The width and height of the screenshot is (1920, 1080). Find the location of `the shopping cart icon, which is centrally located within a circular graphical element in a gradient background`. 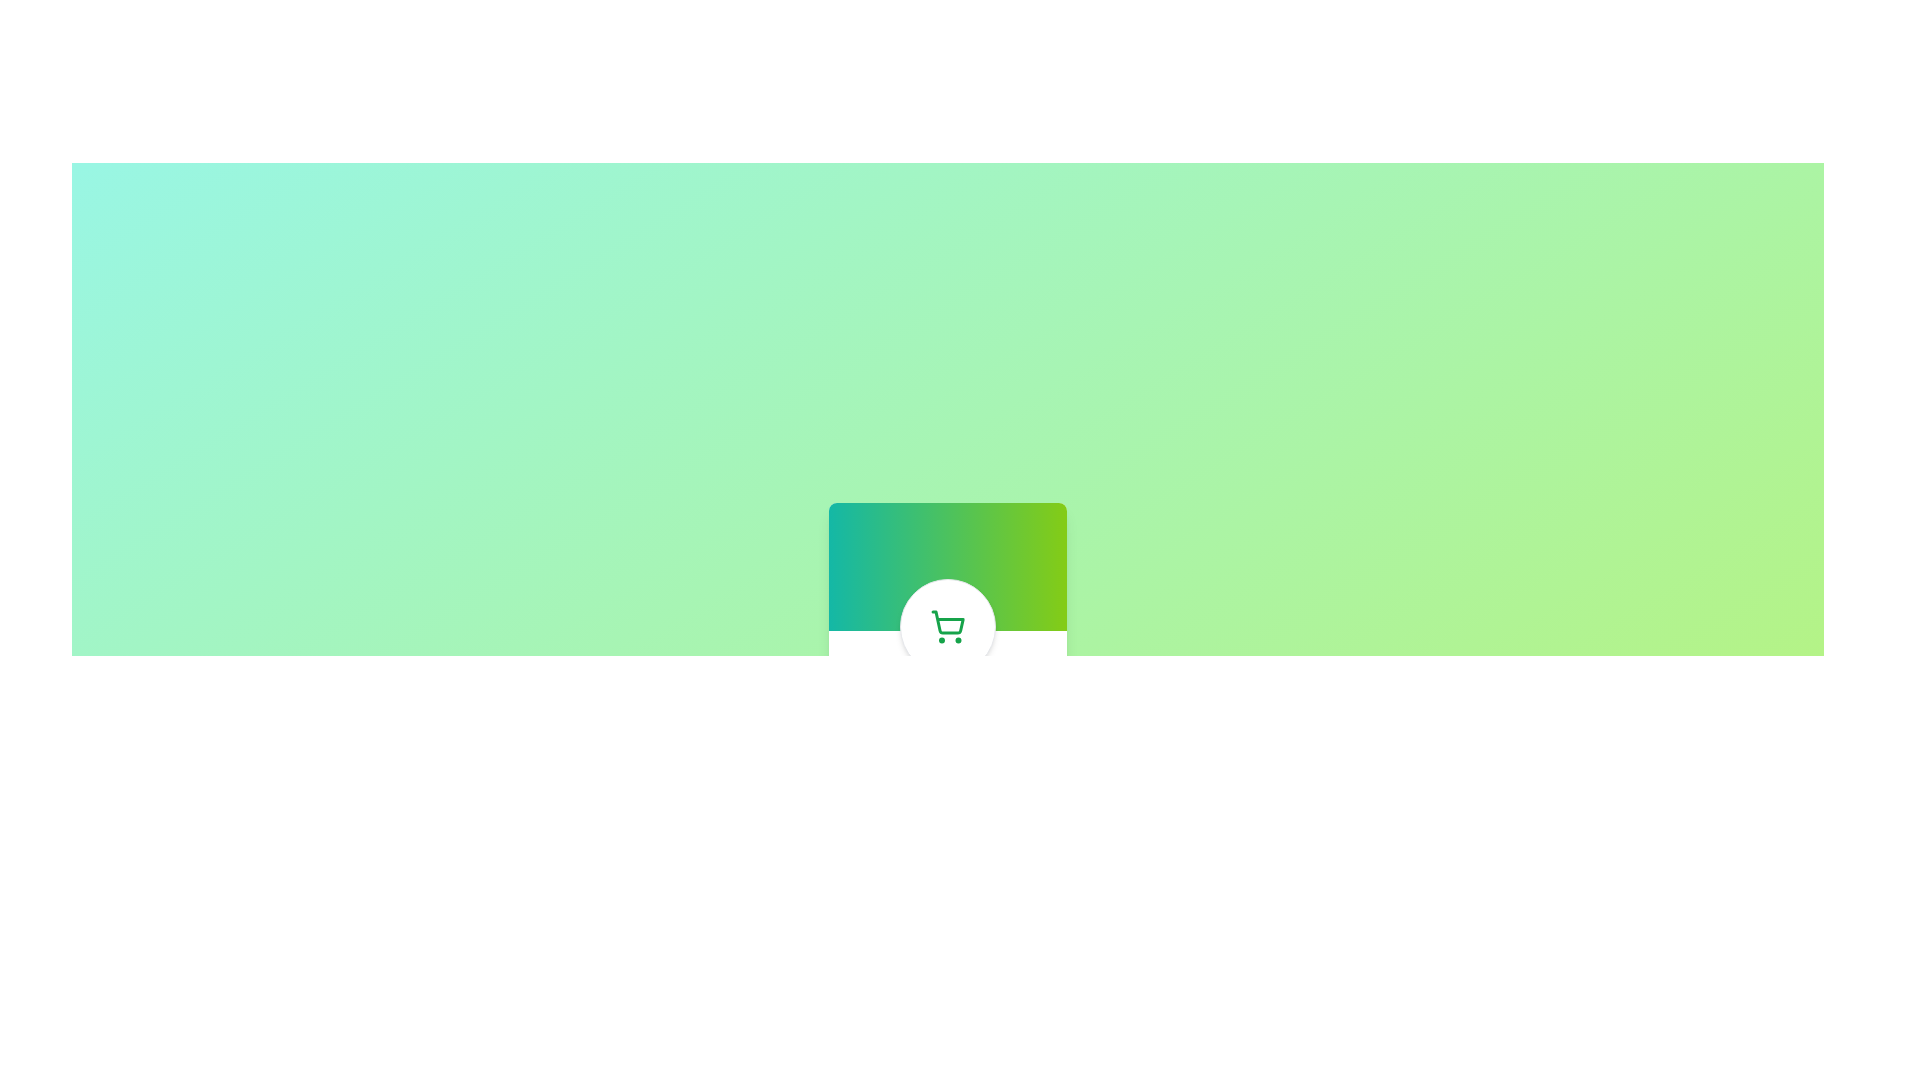

the shopping cart icon, which is centrally located within a circular graphical element in a gradient background is located at coordinates (947, 621).